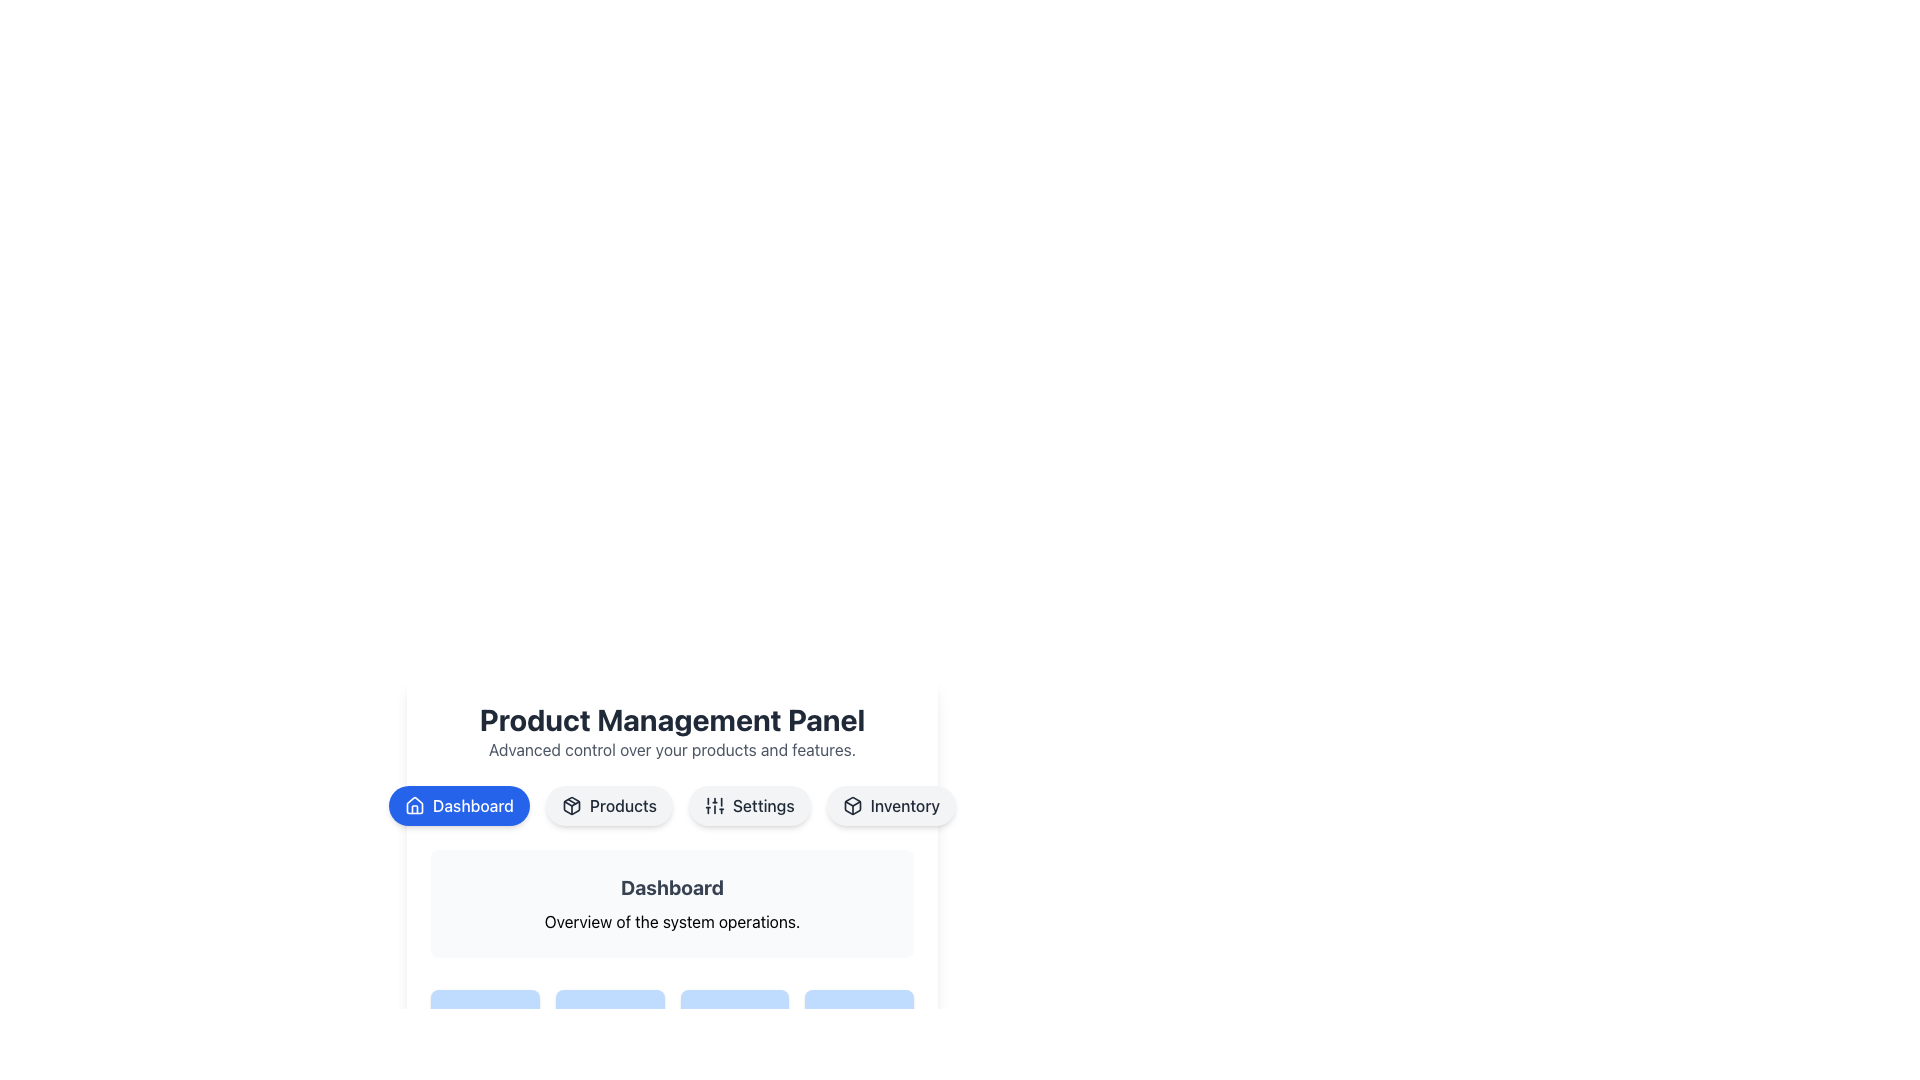  I want to click on the 'Dashboard' button that contains the house icon, which is styled with a blue background and white text, so click(413, 805).